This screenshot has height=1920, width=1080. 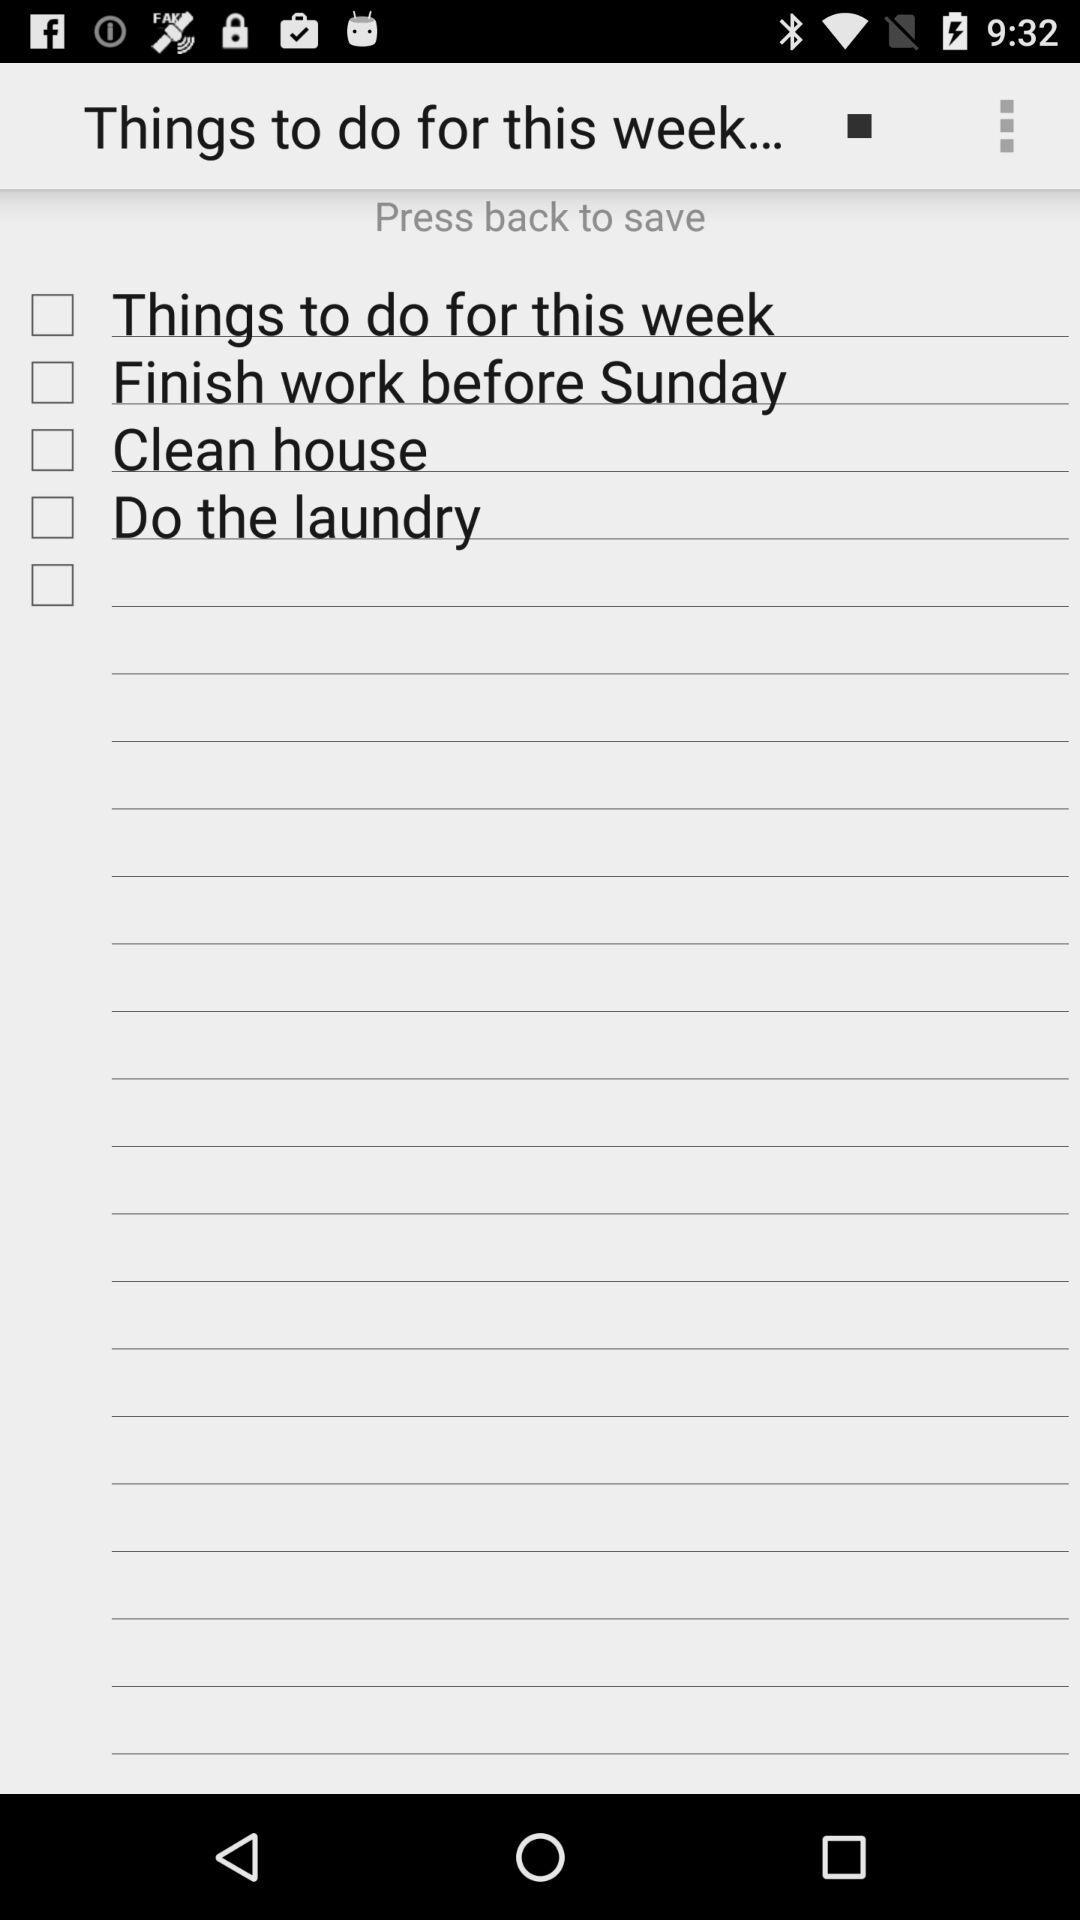 What do you see at coordinates (46, 584) in the screenshot?
I see `new task` at bounding box center [46, 584].